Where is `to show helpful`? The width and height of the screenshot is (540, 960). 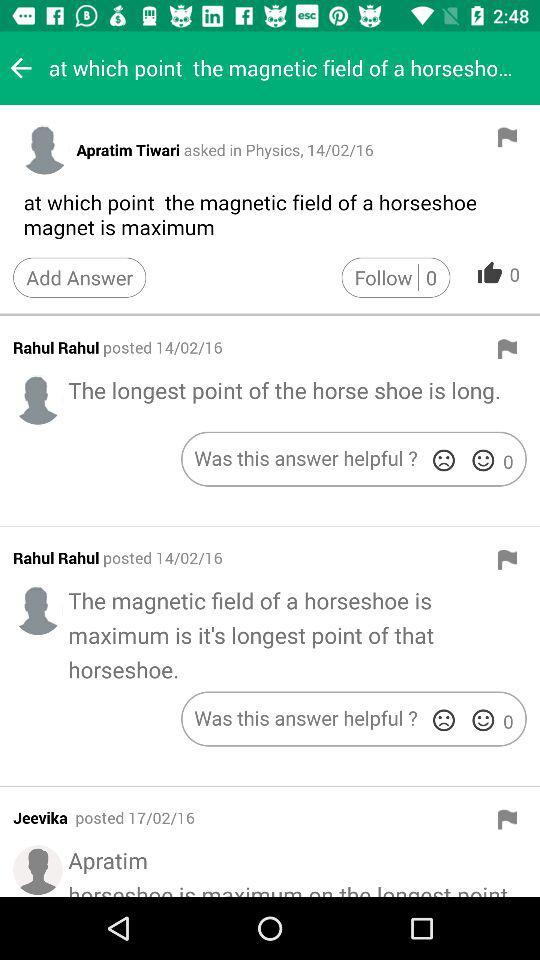 to show helpful is located at coordinates (482, 460).